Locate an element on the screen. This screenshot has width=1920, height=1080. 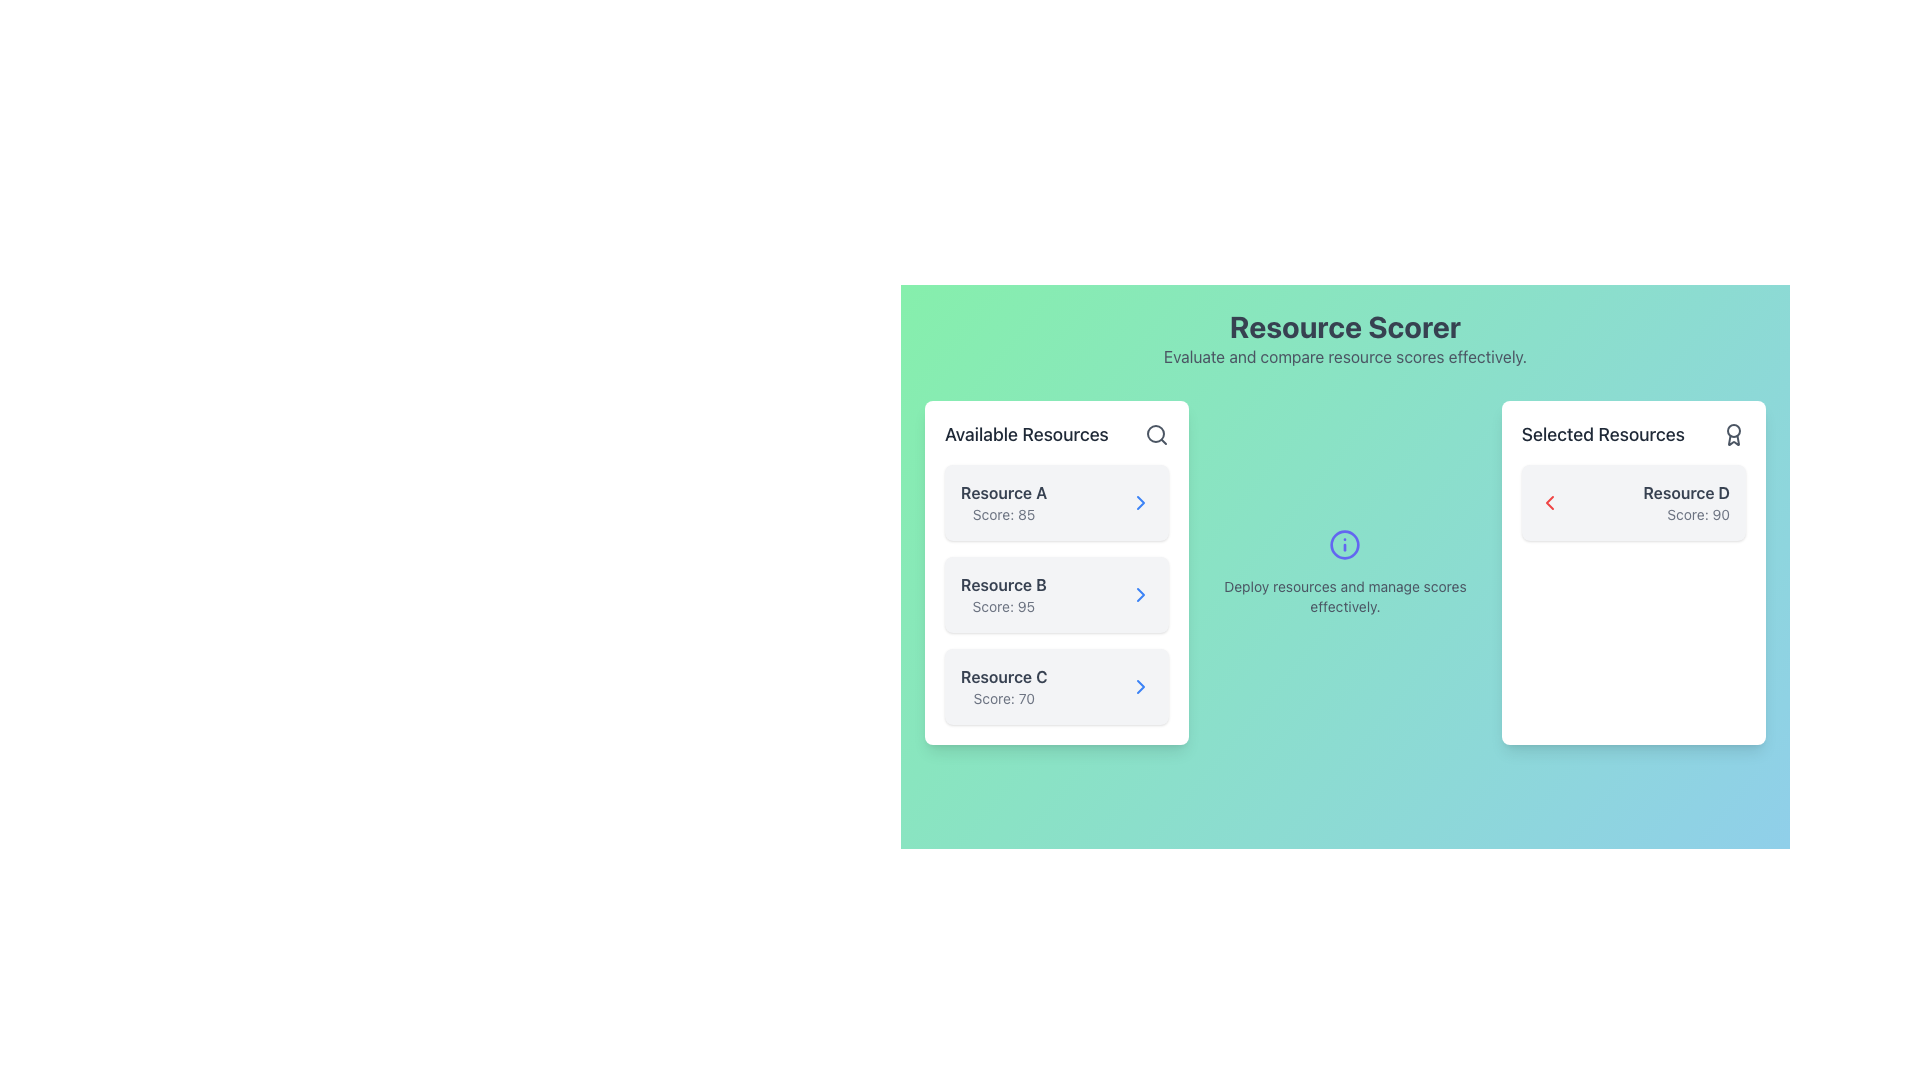
the navigational icon associated with 'Resource A - Score: 85' in the 'Available Resources' card is located at coordinates (1141, 501).